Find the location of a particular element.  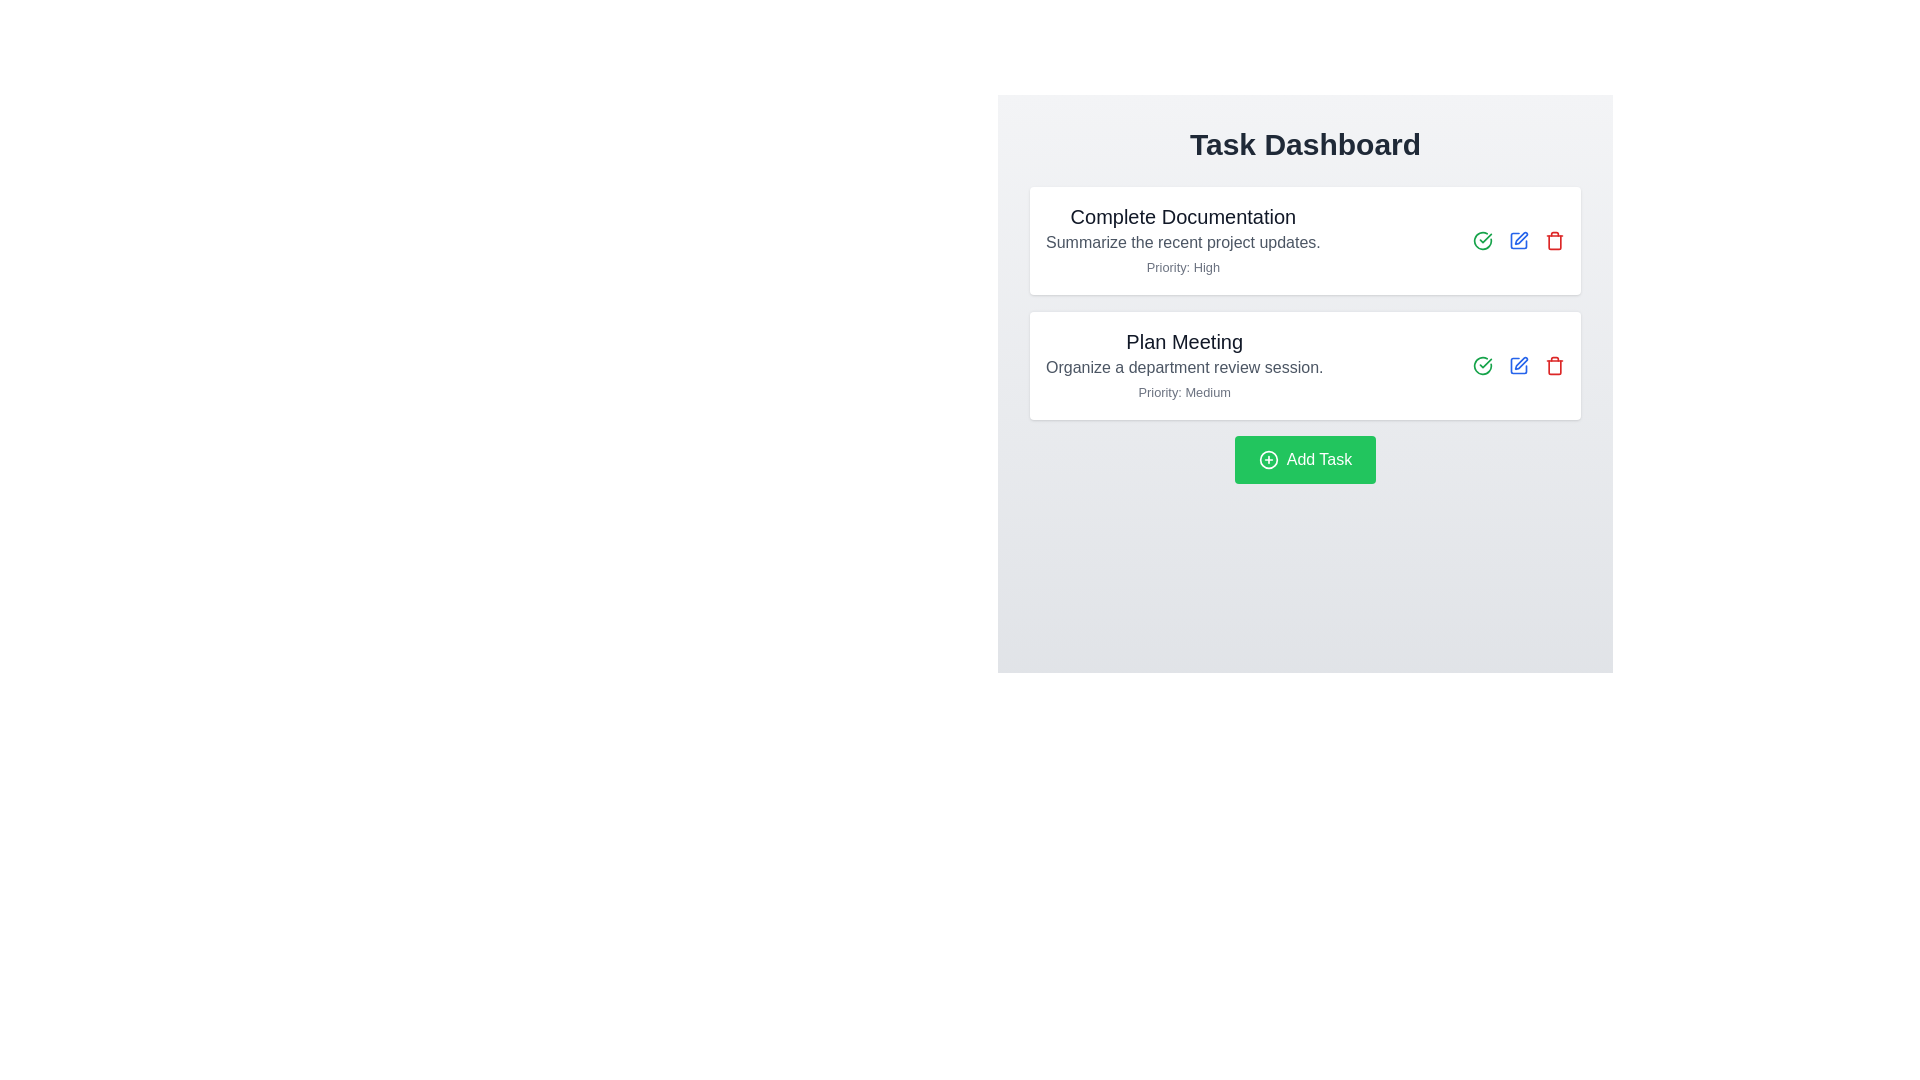

the button that allows users to add a new task to the dashboard is located at coordinates (1305, 459).